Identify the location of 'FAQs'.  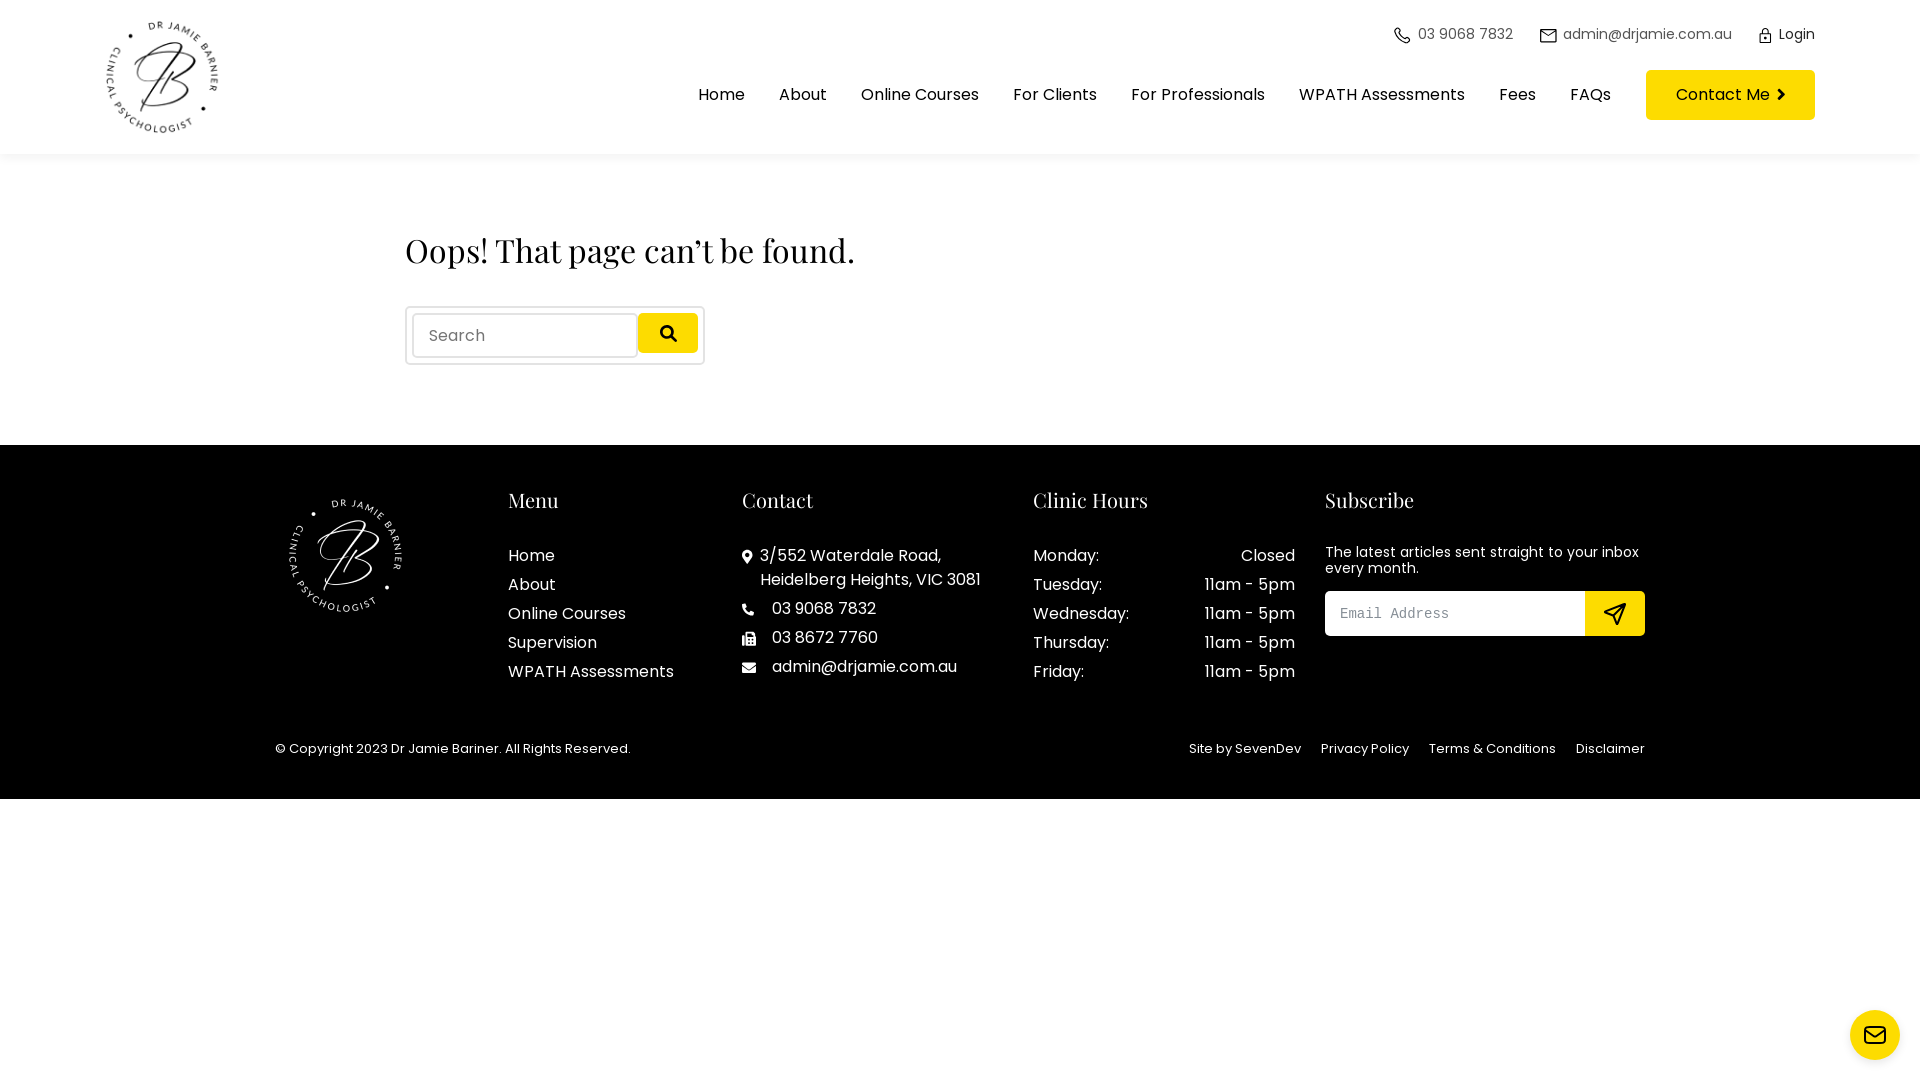
(1554, 95).